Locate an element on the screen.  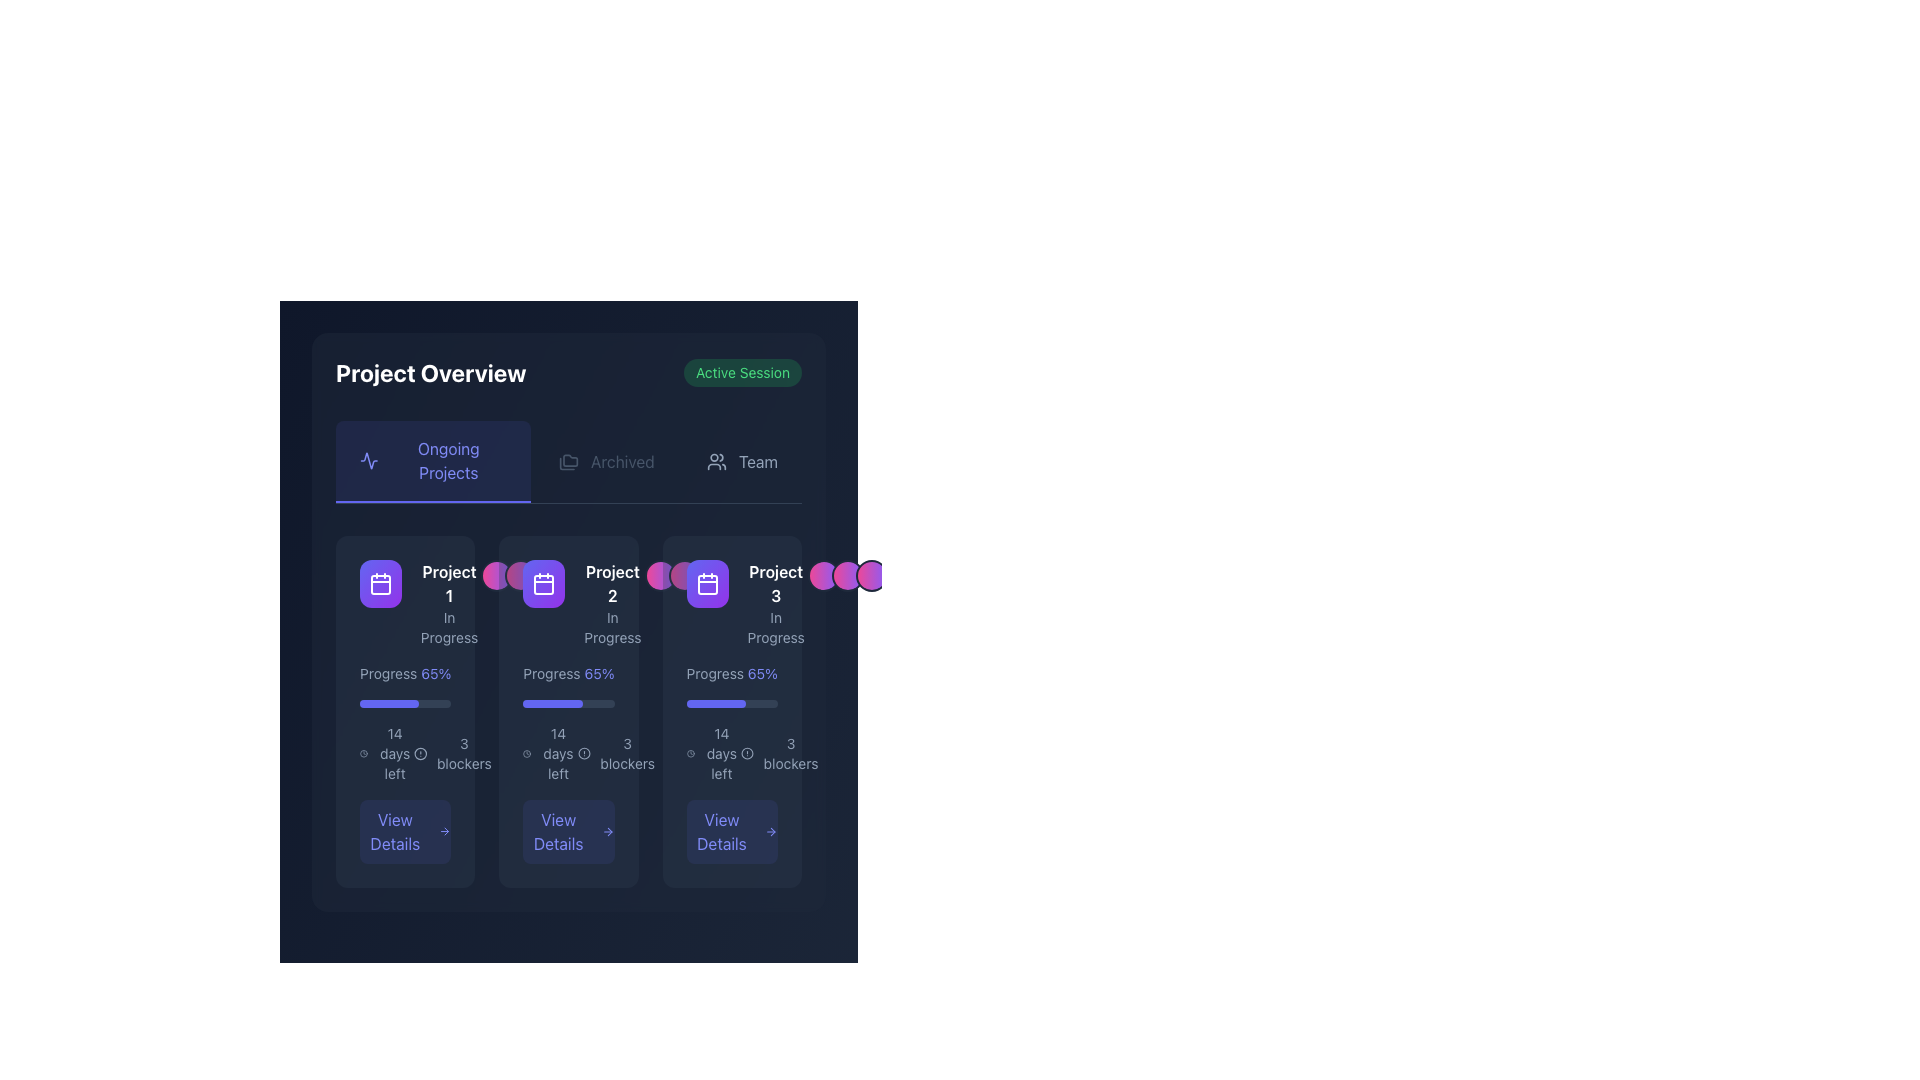
the static text label located in the first card at the top left of the grid displaying project progress information, which is positioned slightly above and to the left of the blue percentage indicator ('65%') is located at coordinates (388, 674).